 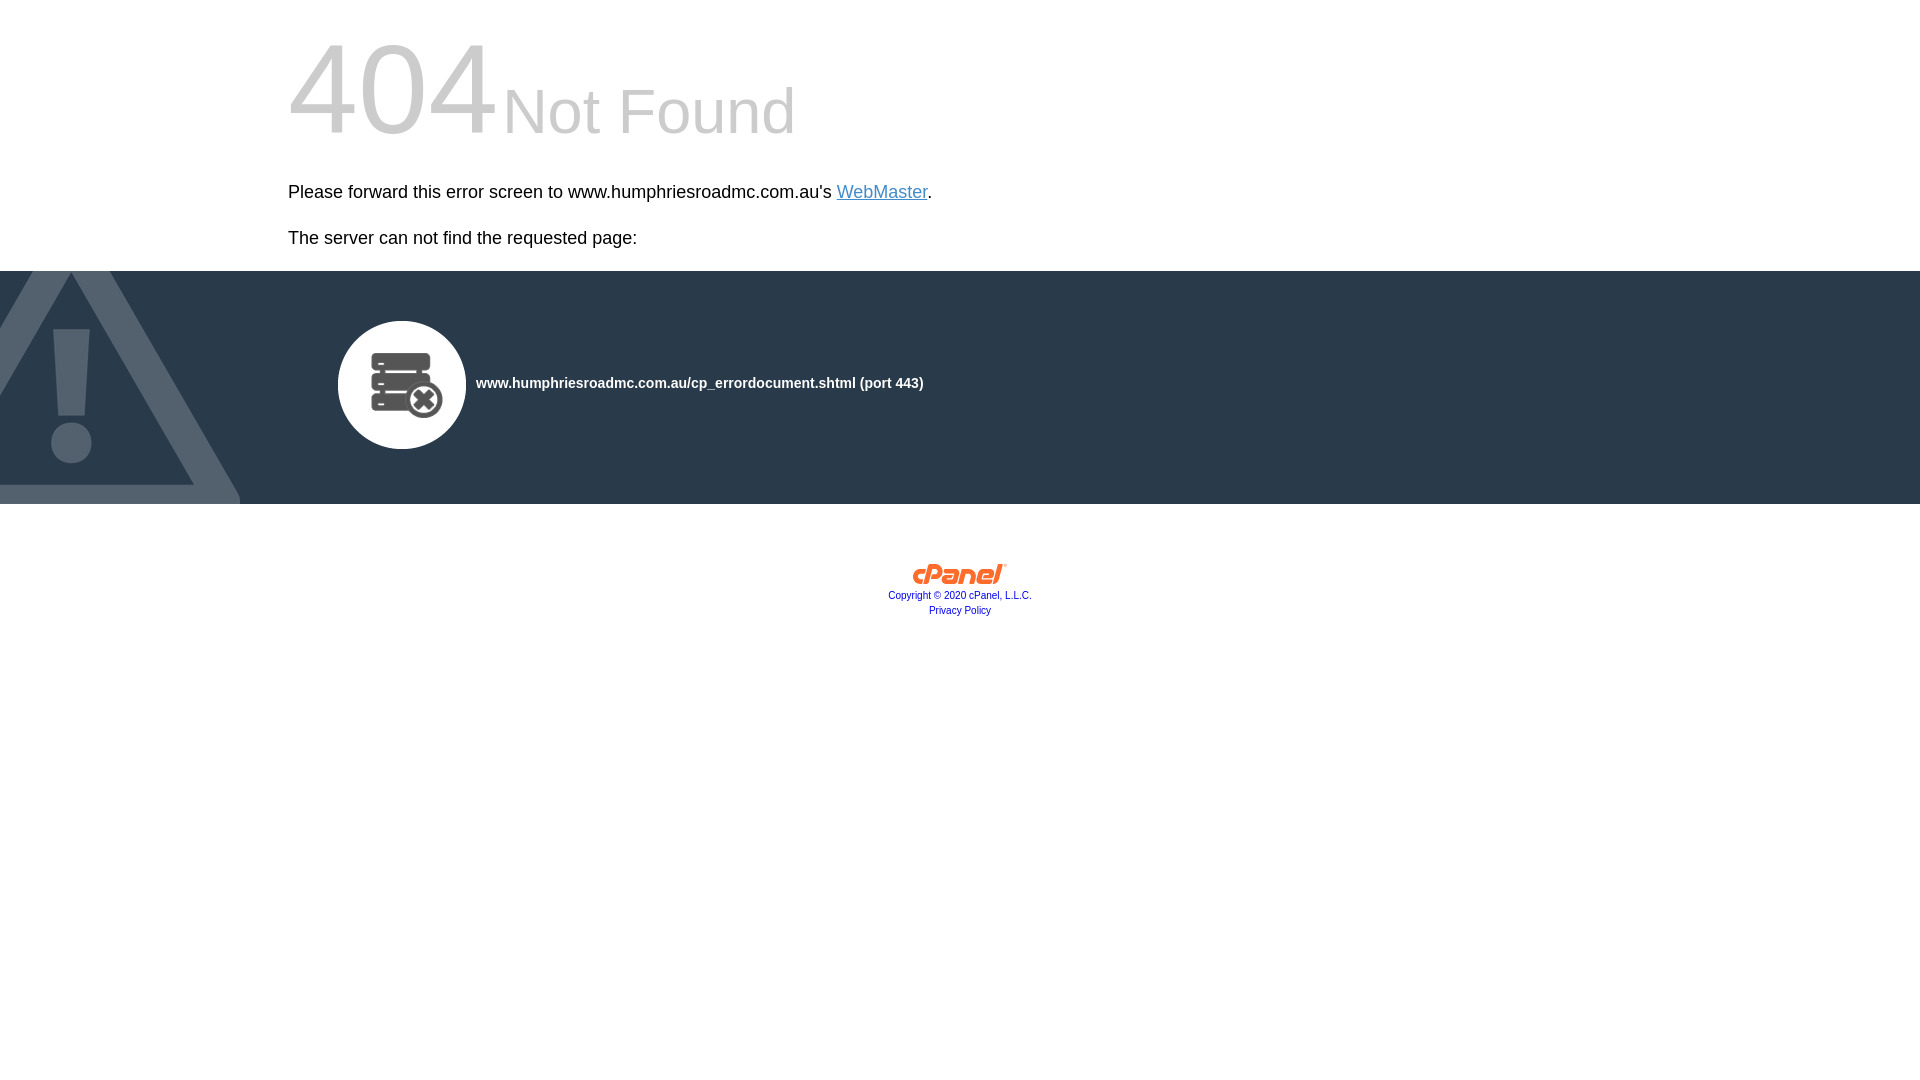 I want to click on 'WebMaster', so click(x=881, y=192).